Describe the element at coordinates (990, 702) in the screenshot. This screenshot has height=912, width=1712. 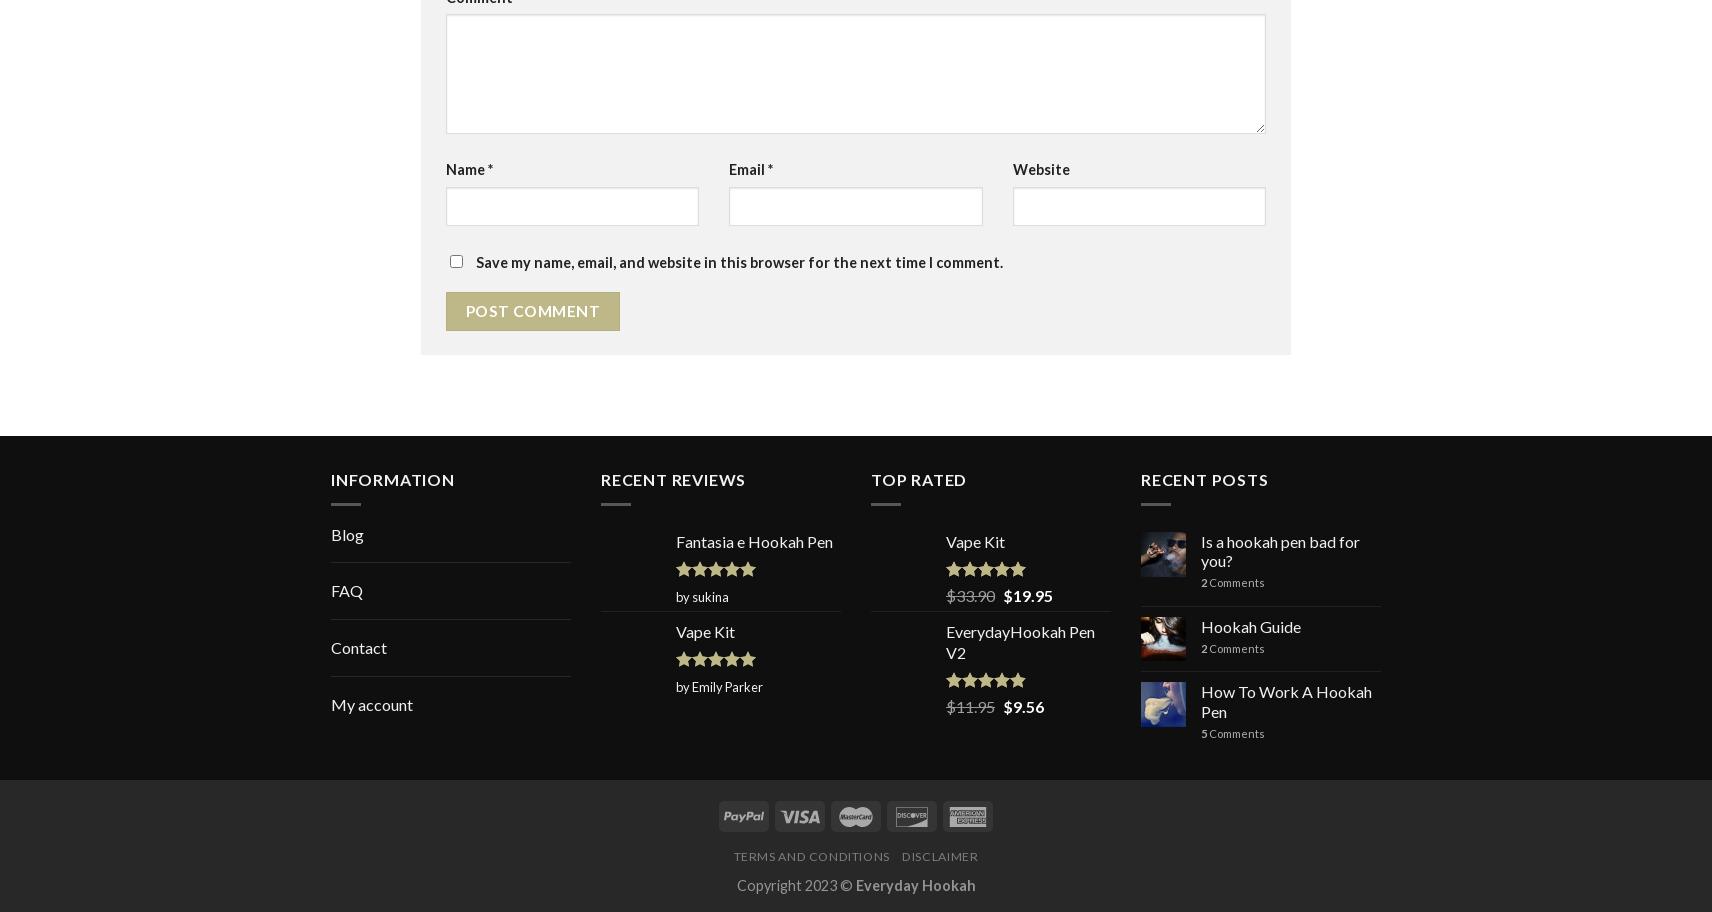
I see `'4.83'` at that location.